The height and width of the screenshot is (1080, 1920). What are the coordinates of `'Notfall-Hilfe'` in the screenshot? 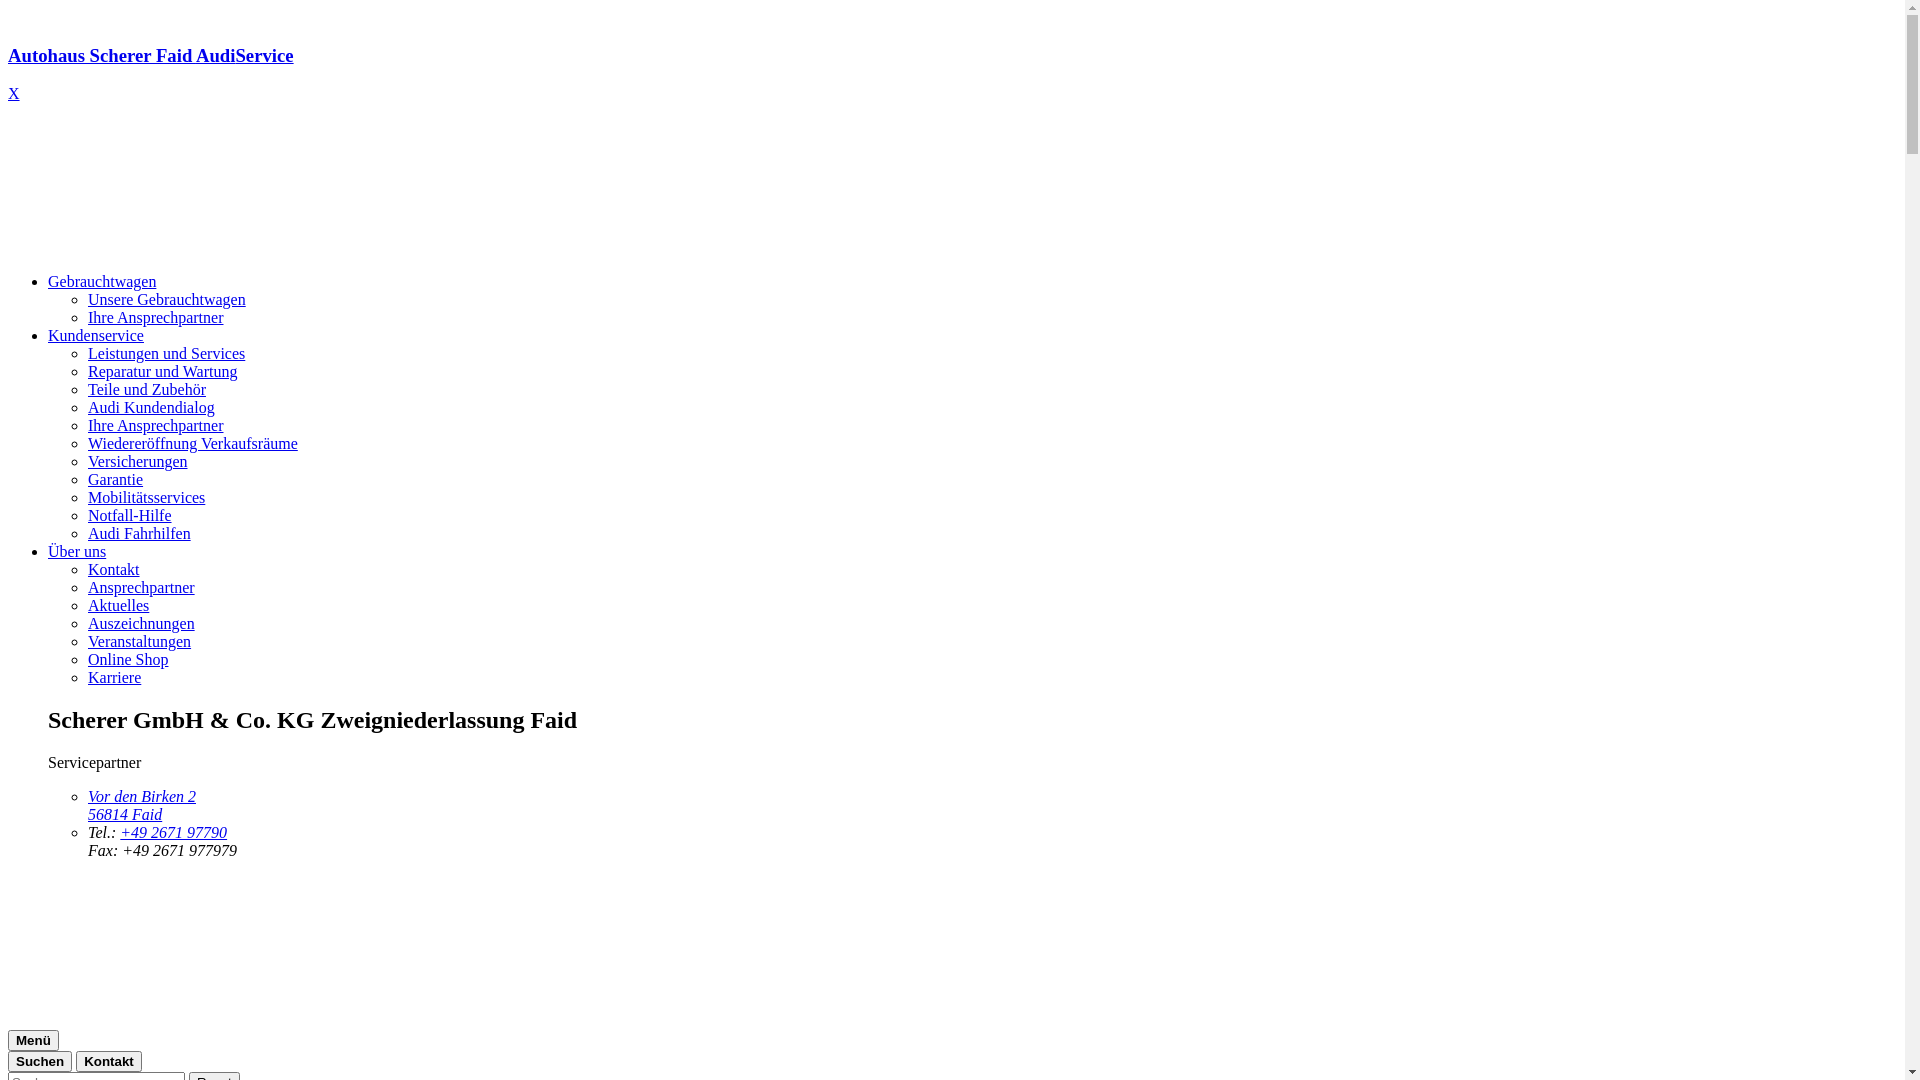 It's located at (128, 514).